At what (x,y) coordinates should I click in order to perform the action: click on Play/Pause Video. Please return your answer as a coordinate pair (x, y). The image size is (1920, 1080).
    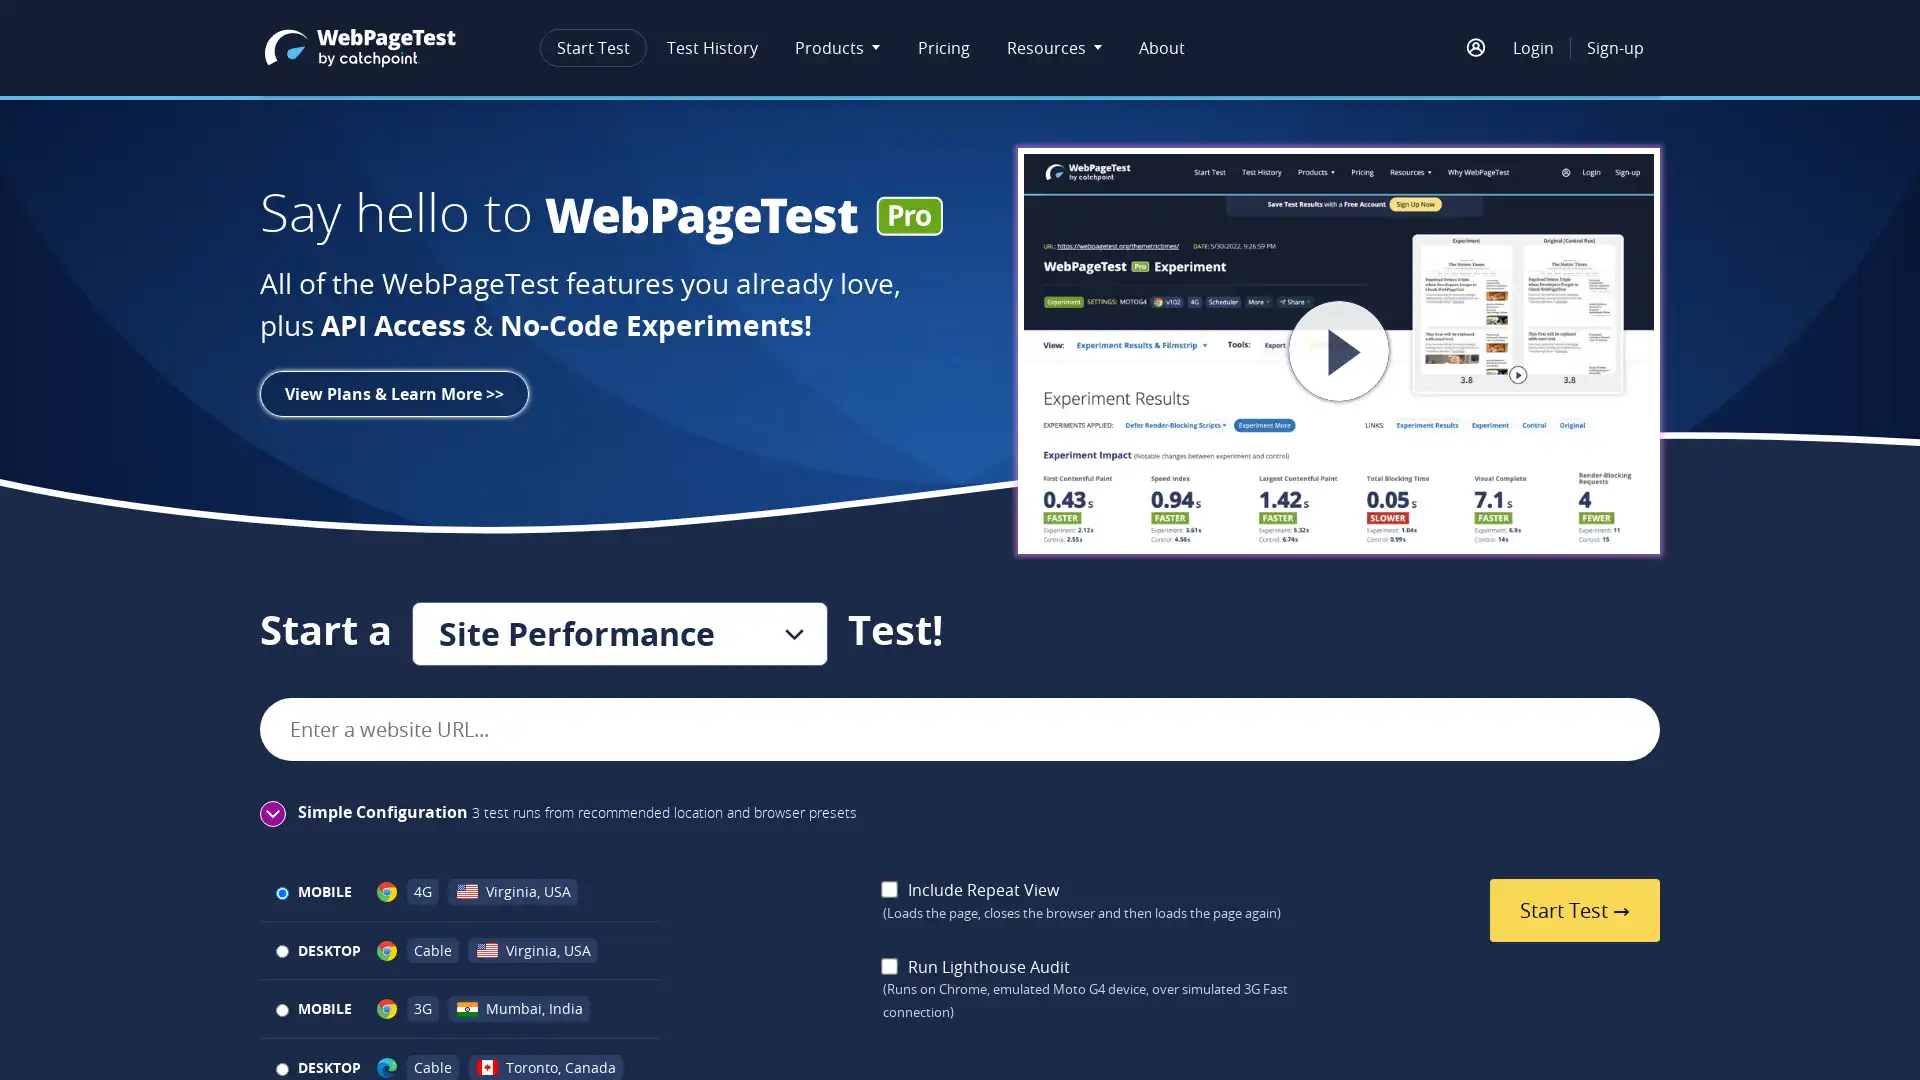
    Looking at the image, I should click on (1339, 350).